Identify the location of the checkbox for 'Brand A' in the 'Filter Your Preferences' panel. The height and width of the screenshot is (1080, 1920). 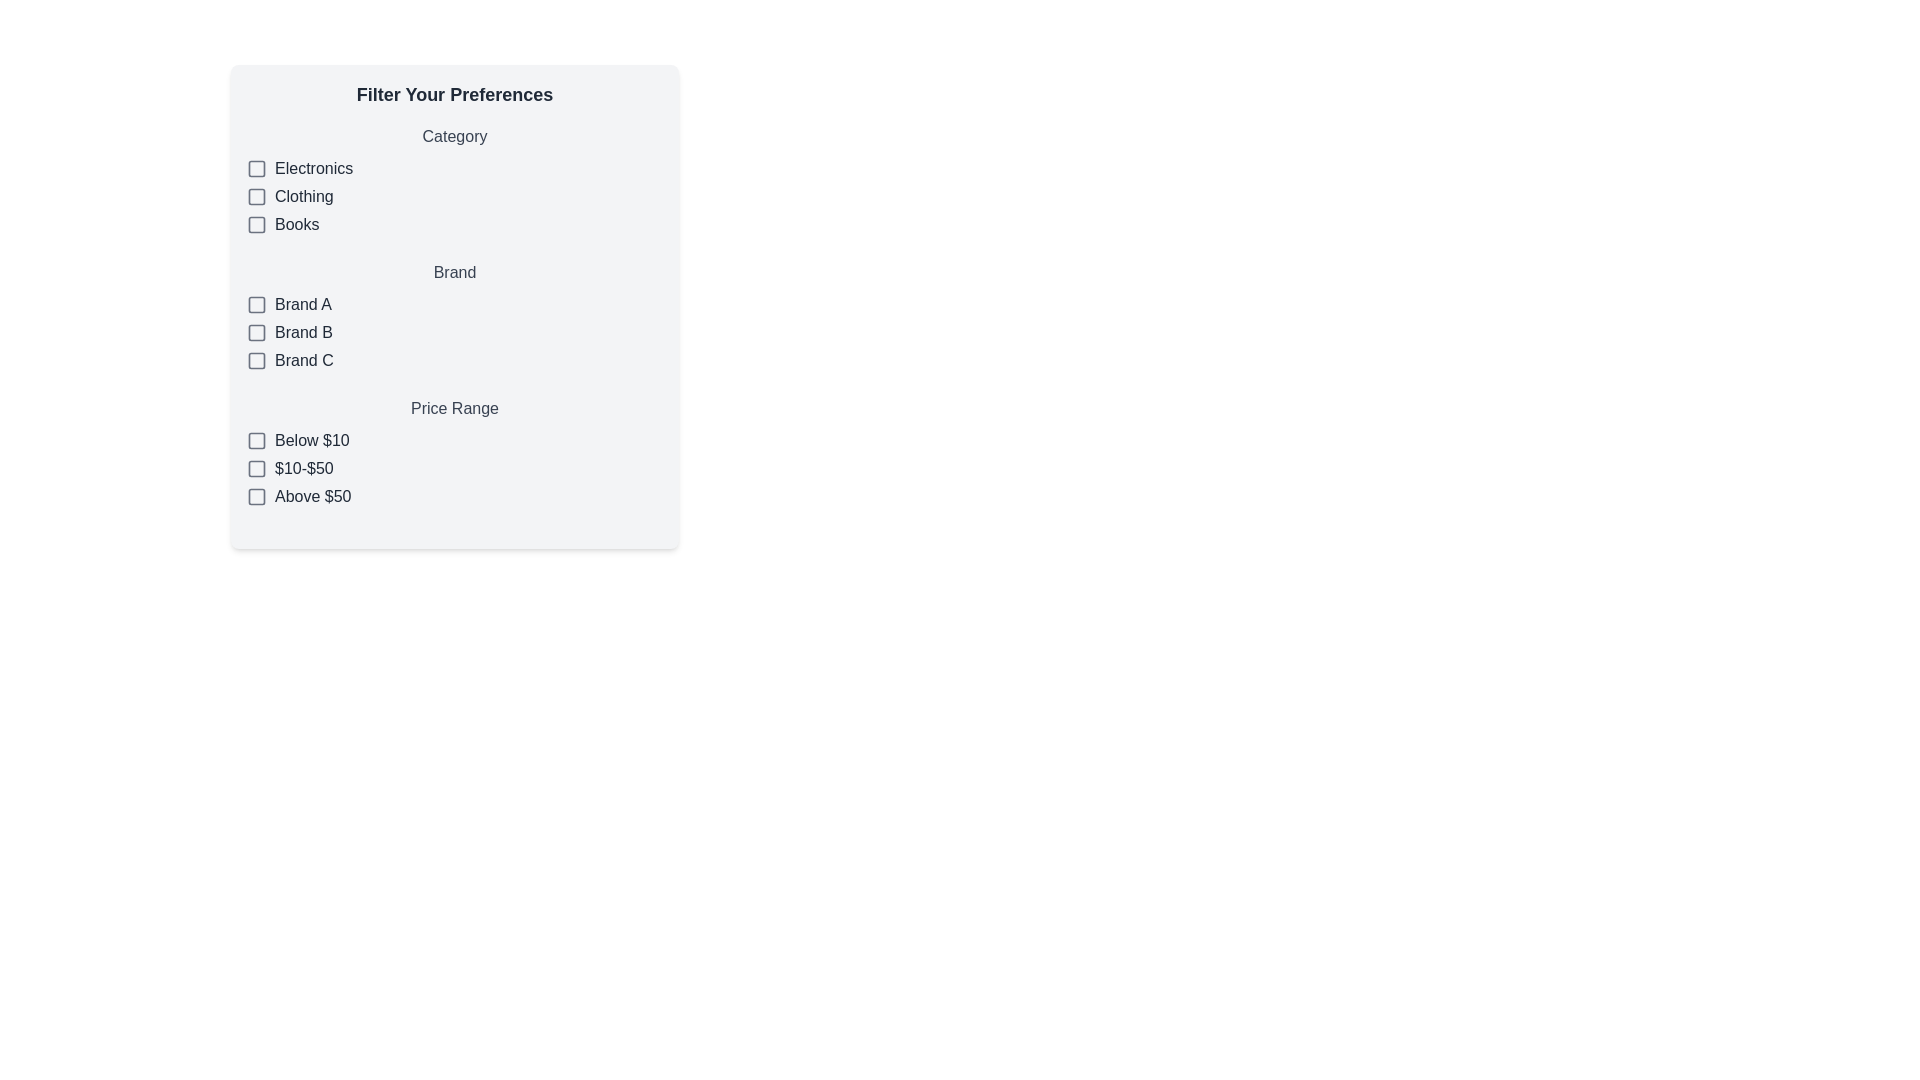
(256, 304).